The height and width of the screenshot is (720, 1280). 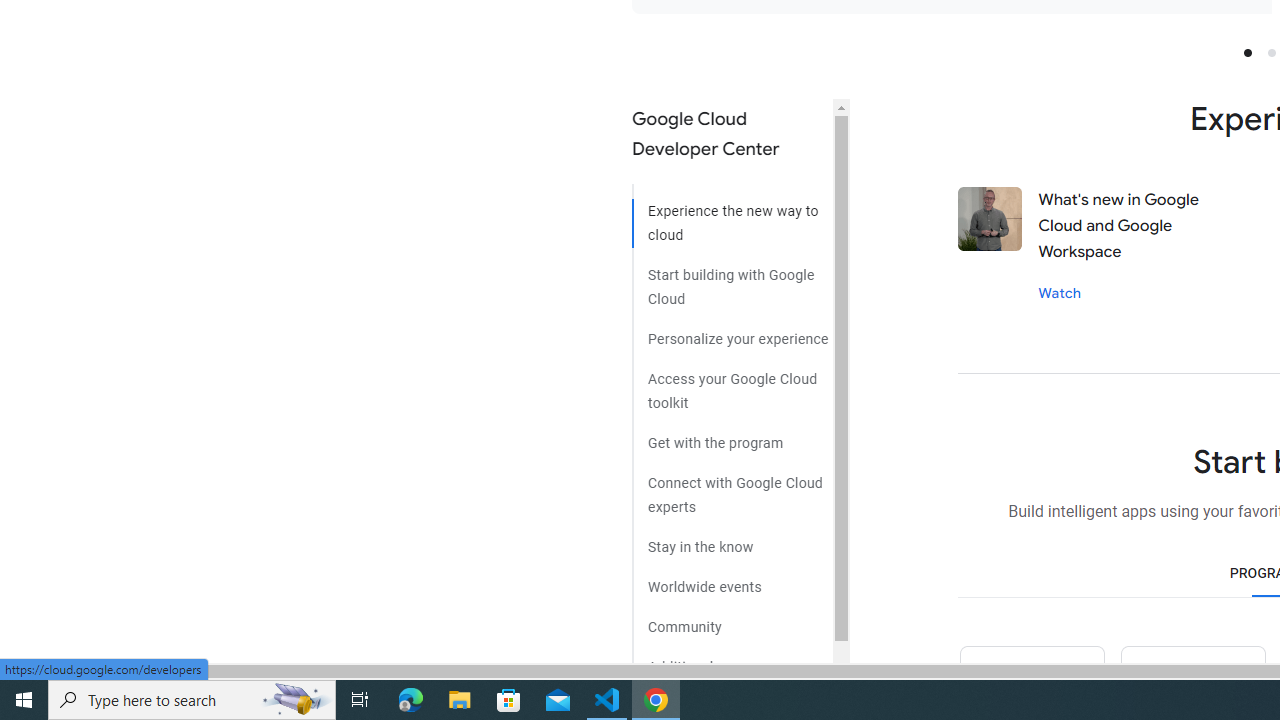 I want to click on 'Additional resources', so click(x=731, y=659).